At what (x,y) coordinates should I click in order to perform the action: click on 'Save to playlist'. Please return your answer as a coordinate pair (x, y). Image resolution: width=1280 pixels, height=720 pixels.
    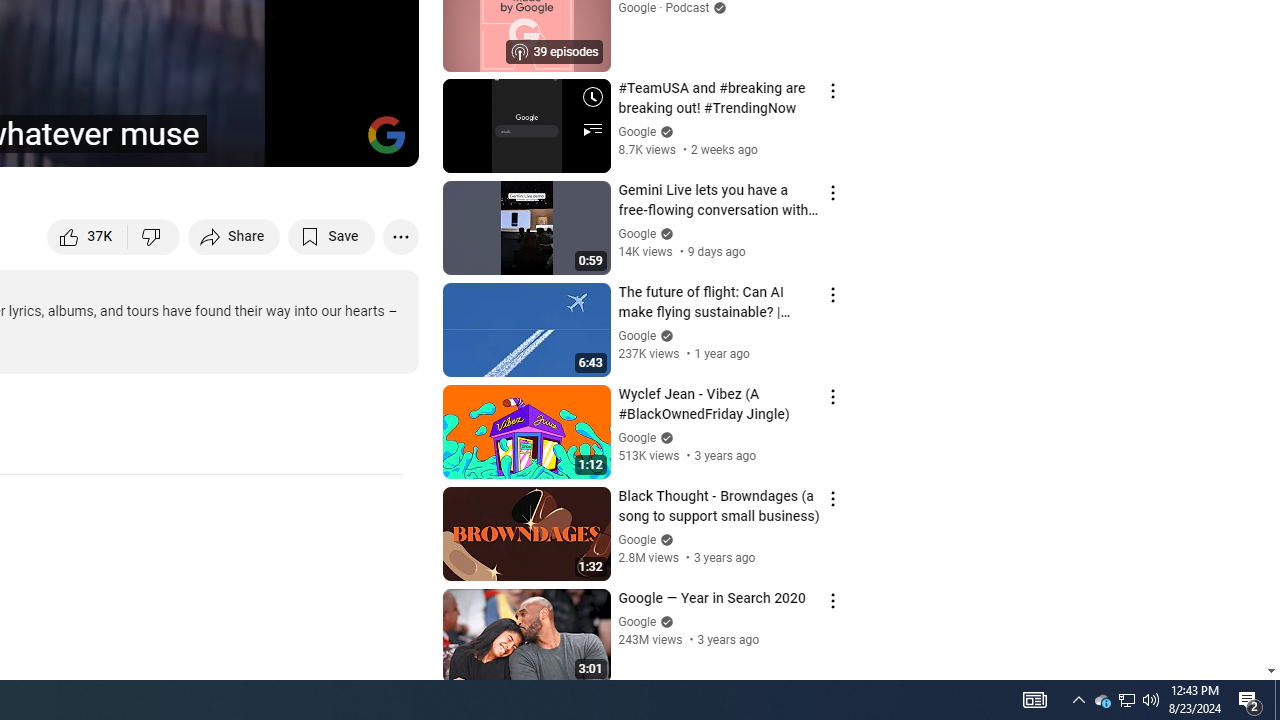
    Looking at the image, I should click on (331, 235).